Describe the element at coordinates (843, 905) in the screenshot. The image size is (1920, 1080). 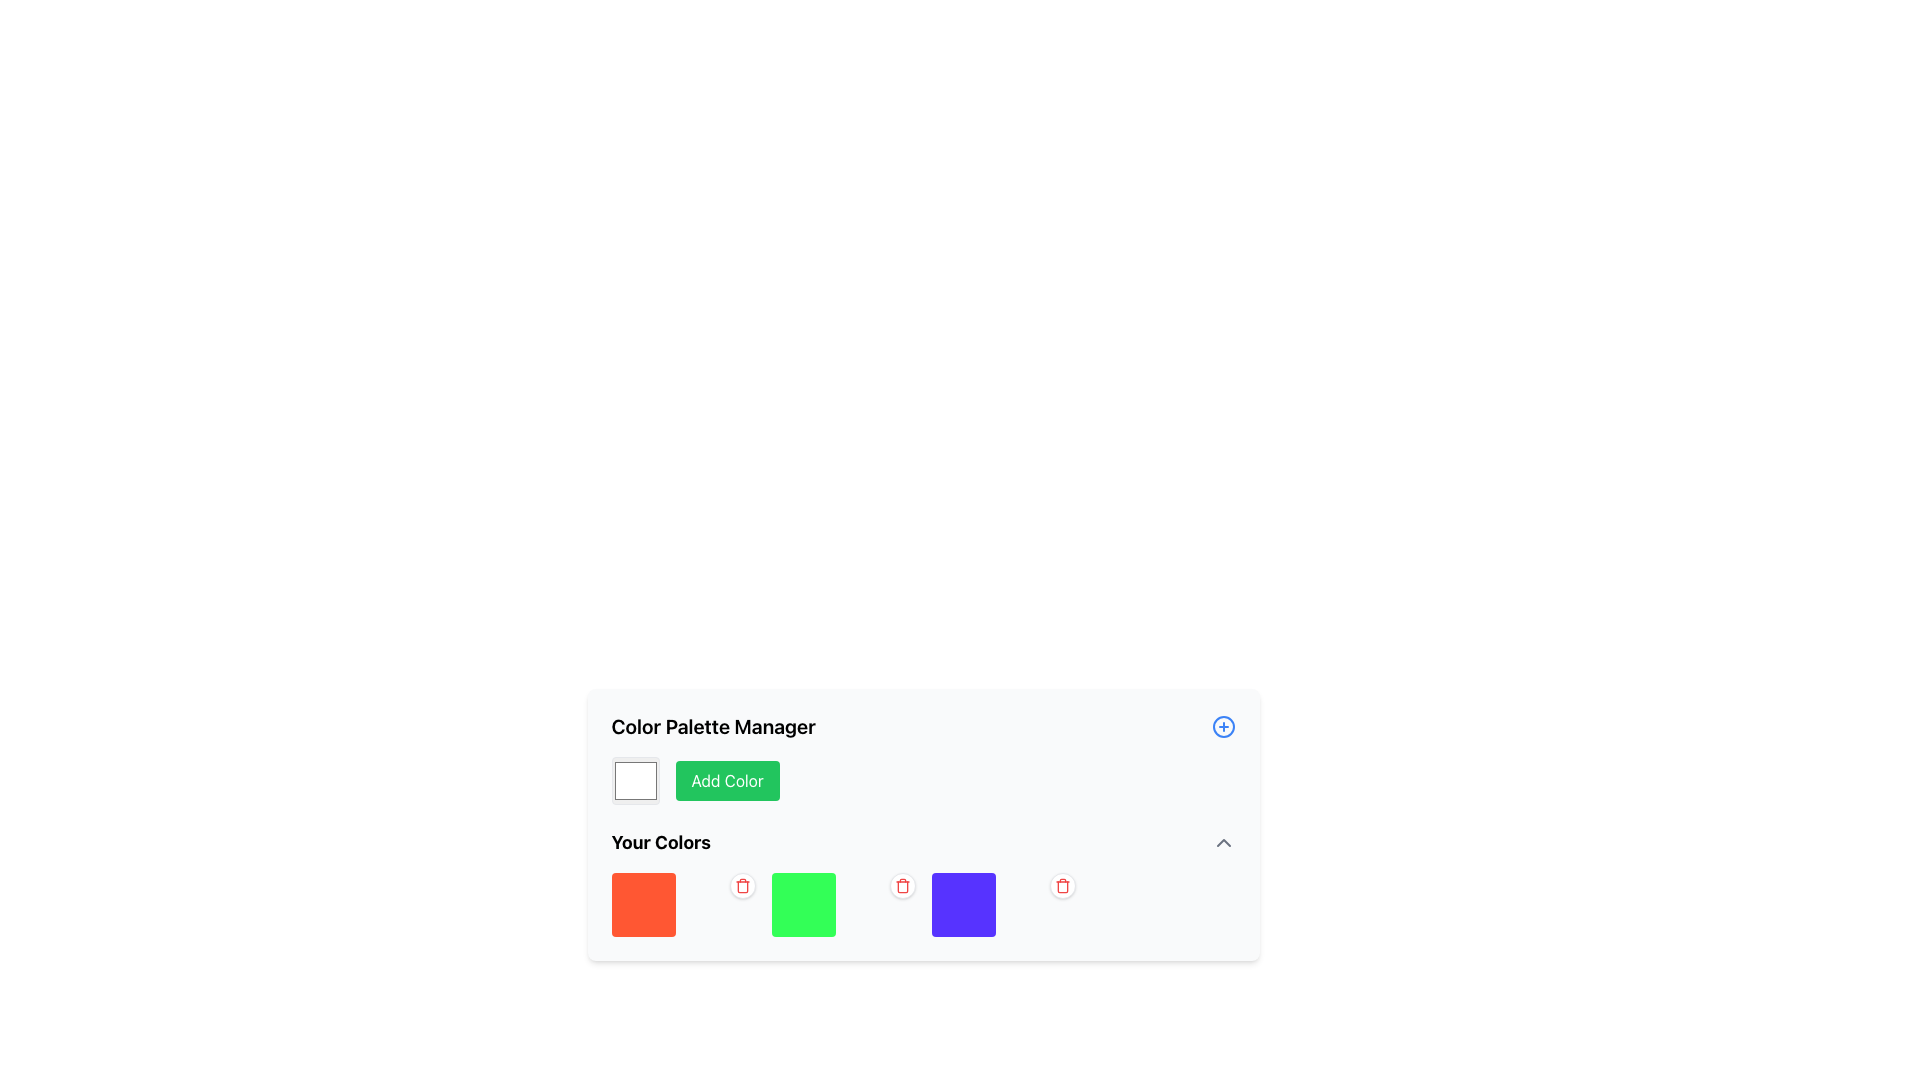
I see `the second color block` at that location.